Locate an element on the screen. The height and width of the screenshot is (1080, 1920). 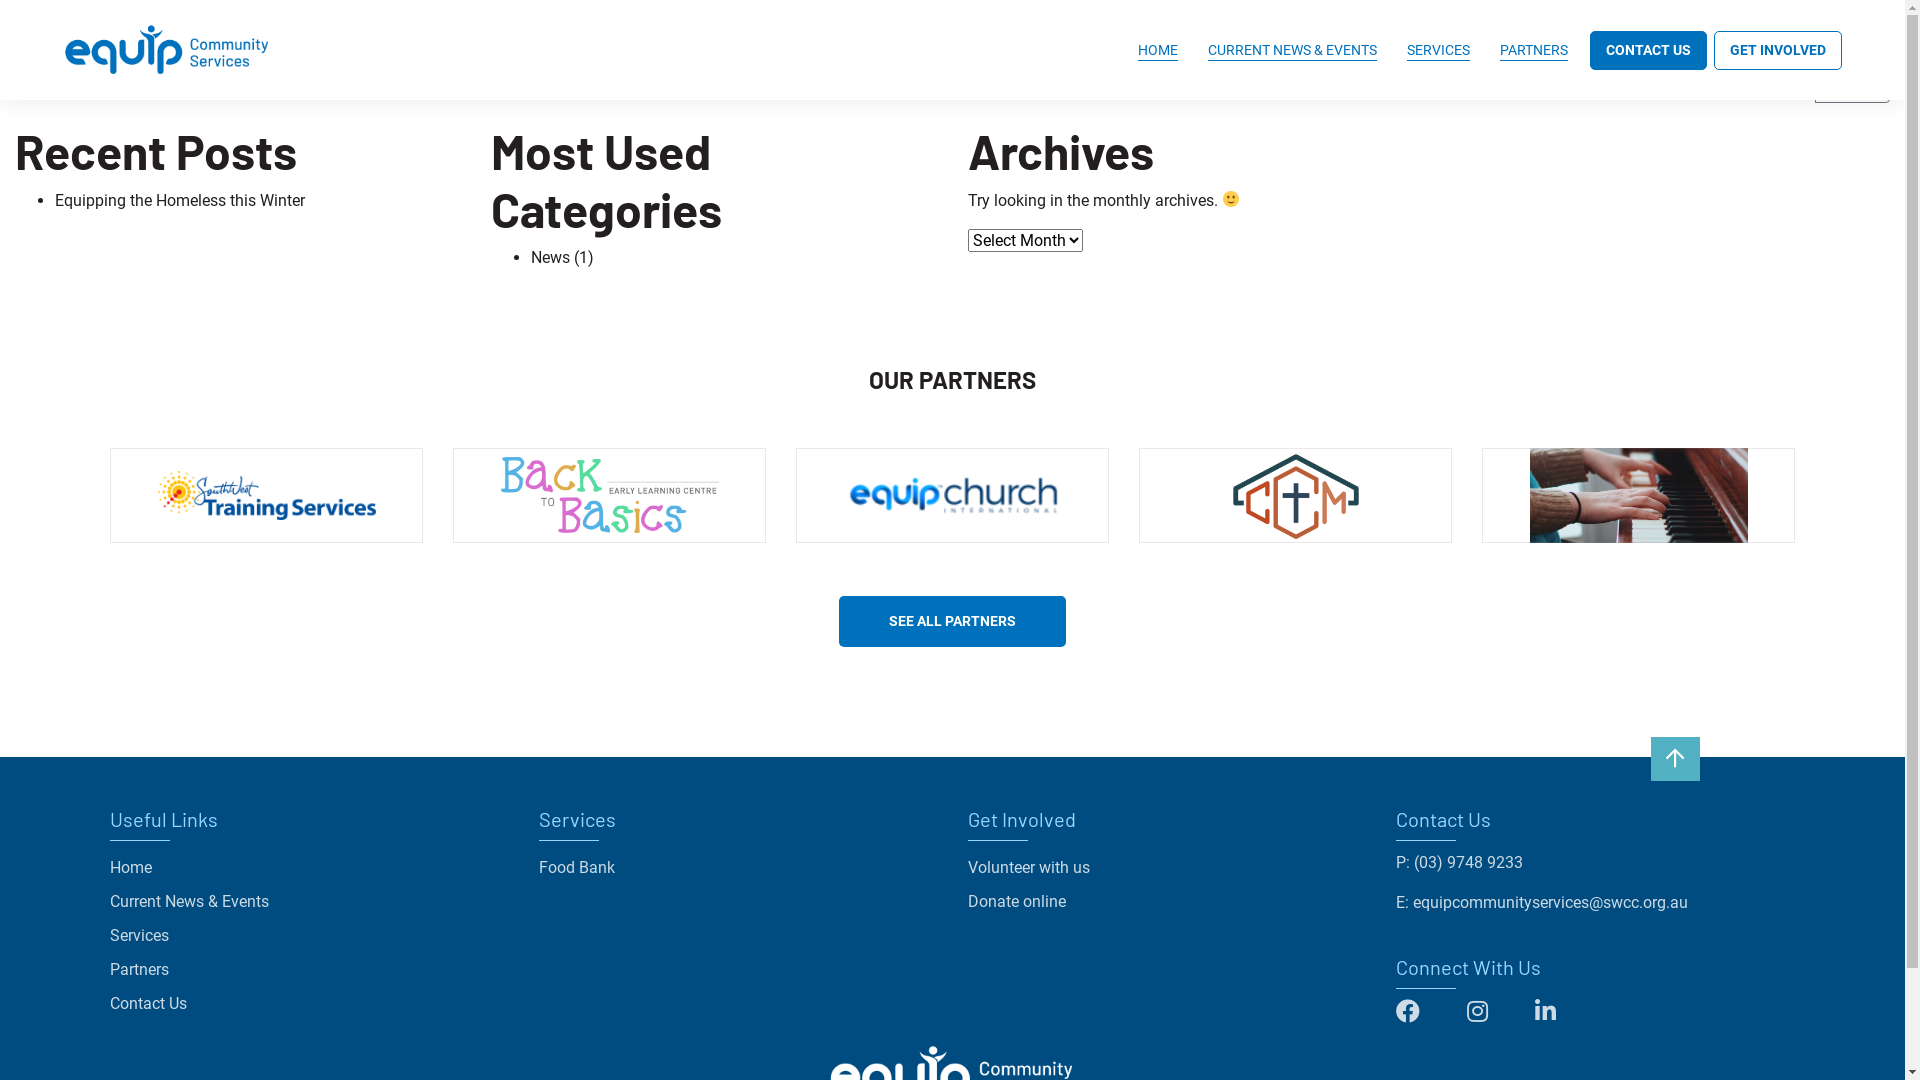
'P: (03) 9748 9233' is located at coordinates (1459, 862).